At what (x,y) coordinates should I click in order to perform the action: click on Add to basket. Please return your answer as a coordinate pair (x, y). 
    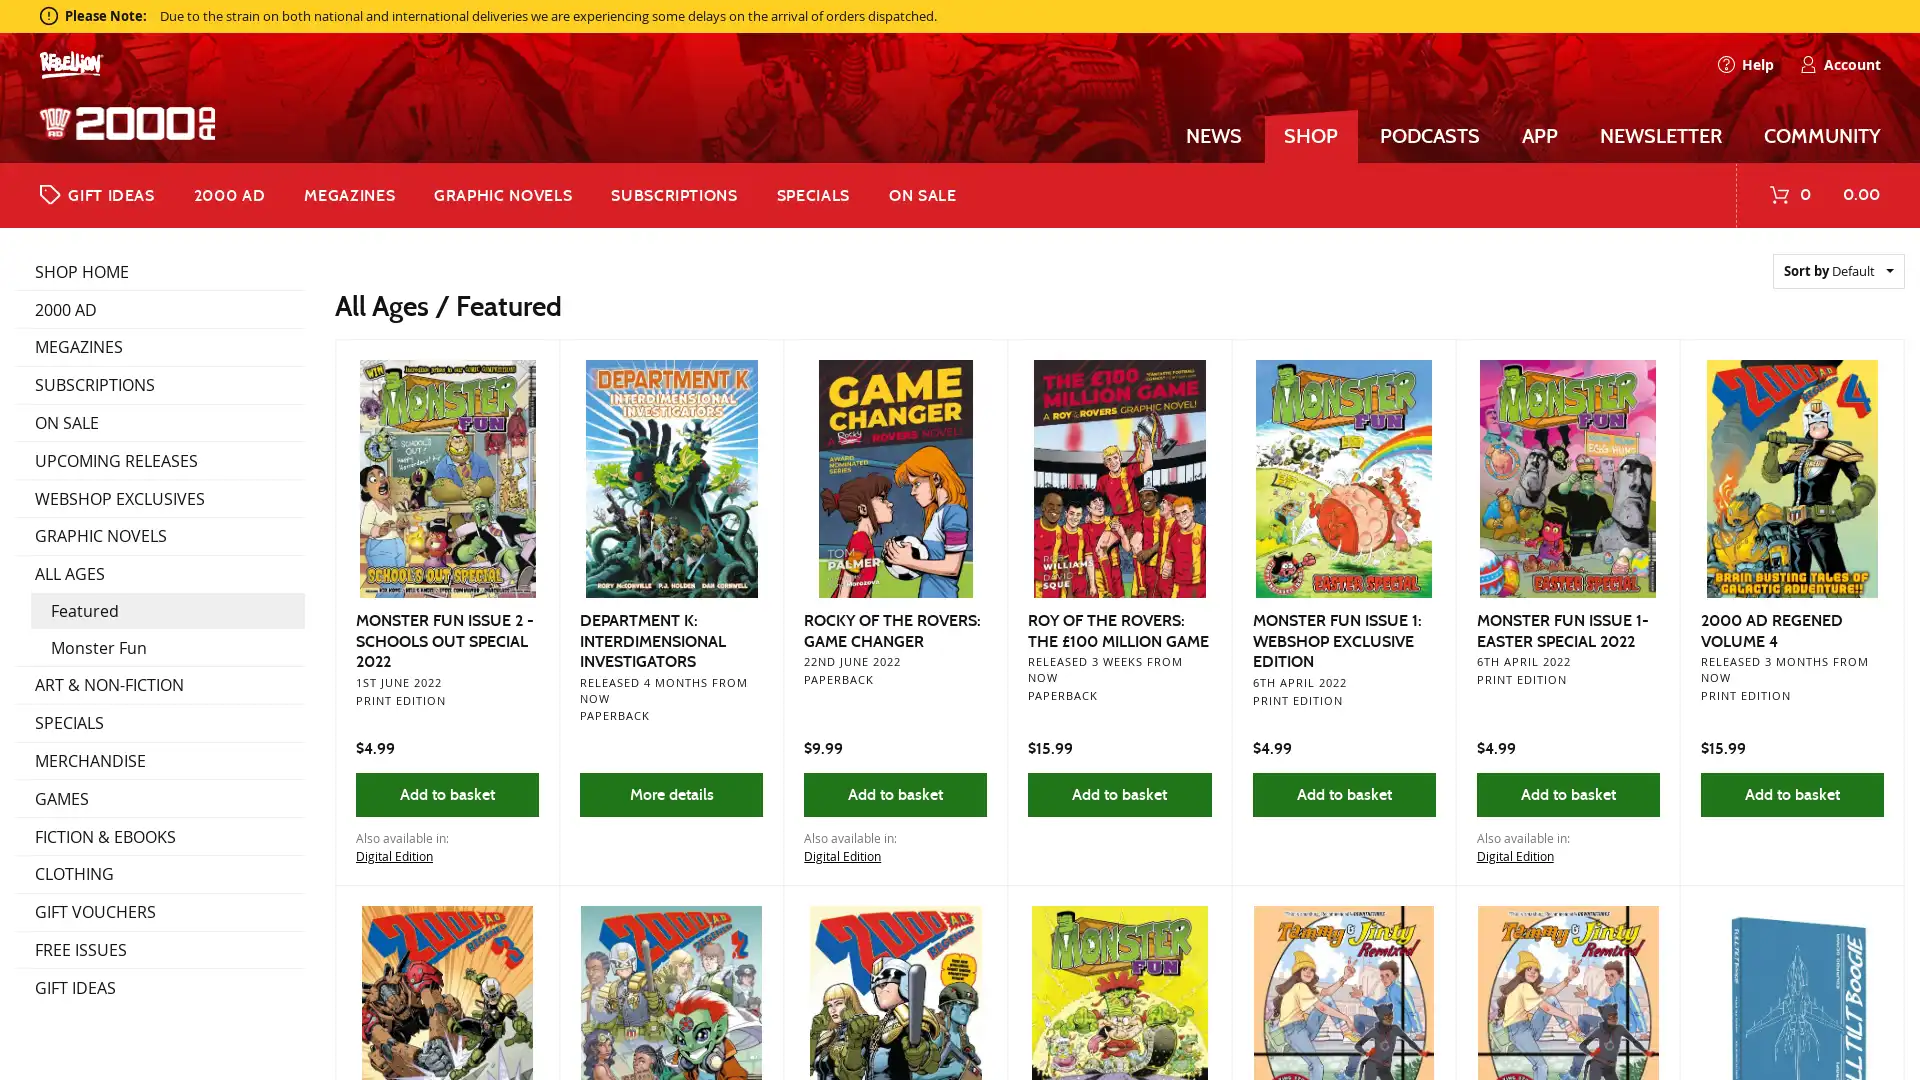
    Looking at the image, I should click on (1343, 793).